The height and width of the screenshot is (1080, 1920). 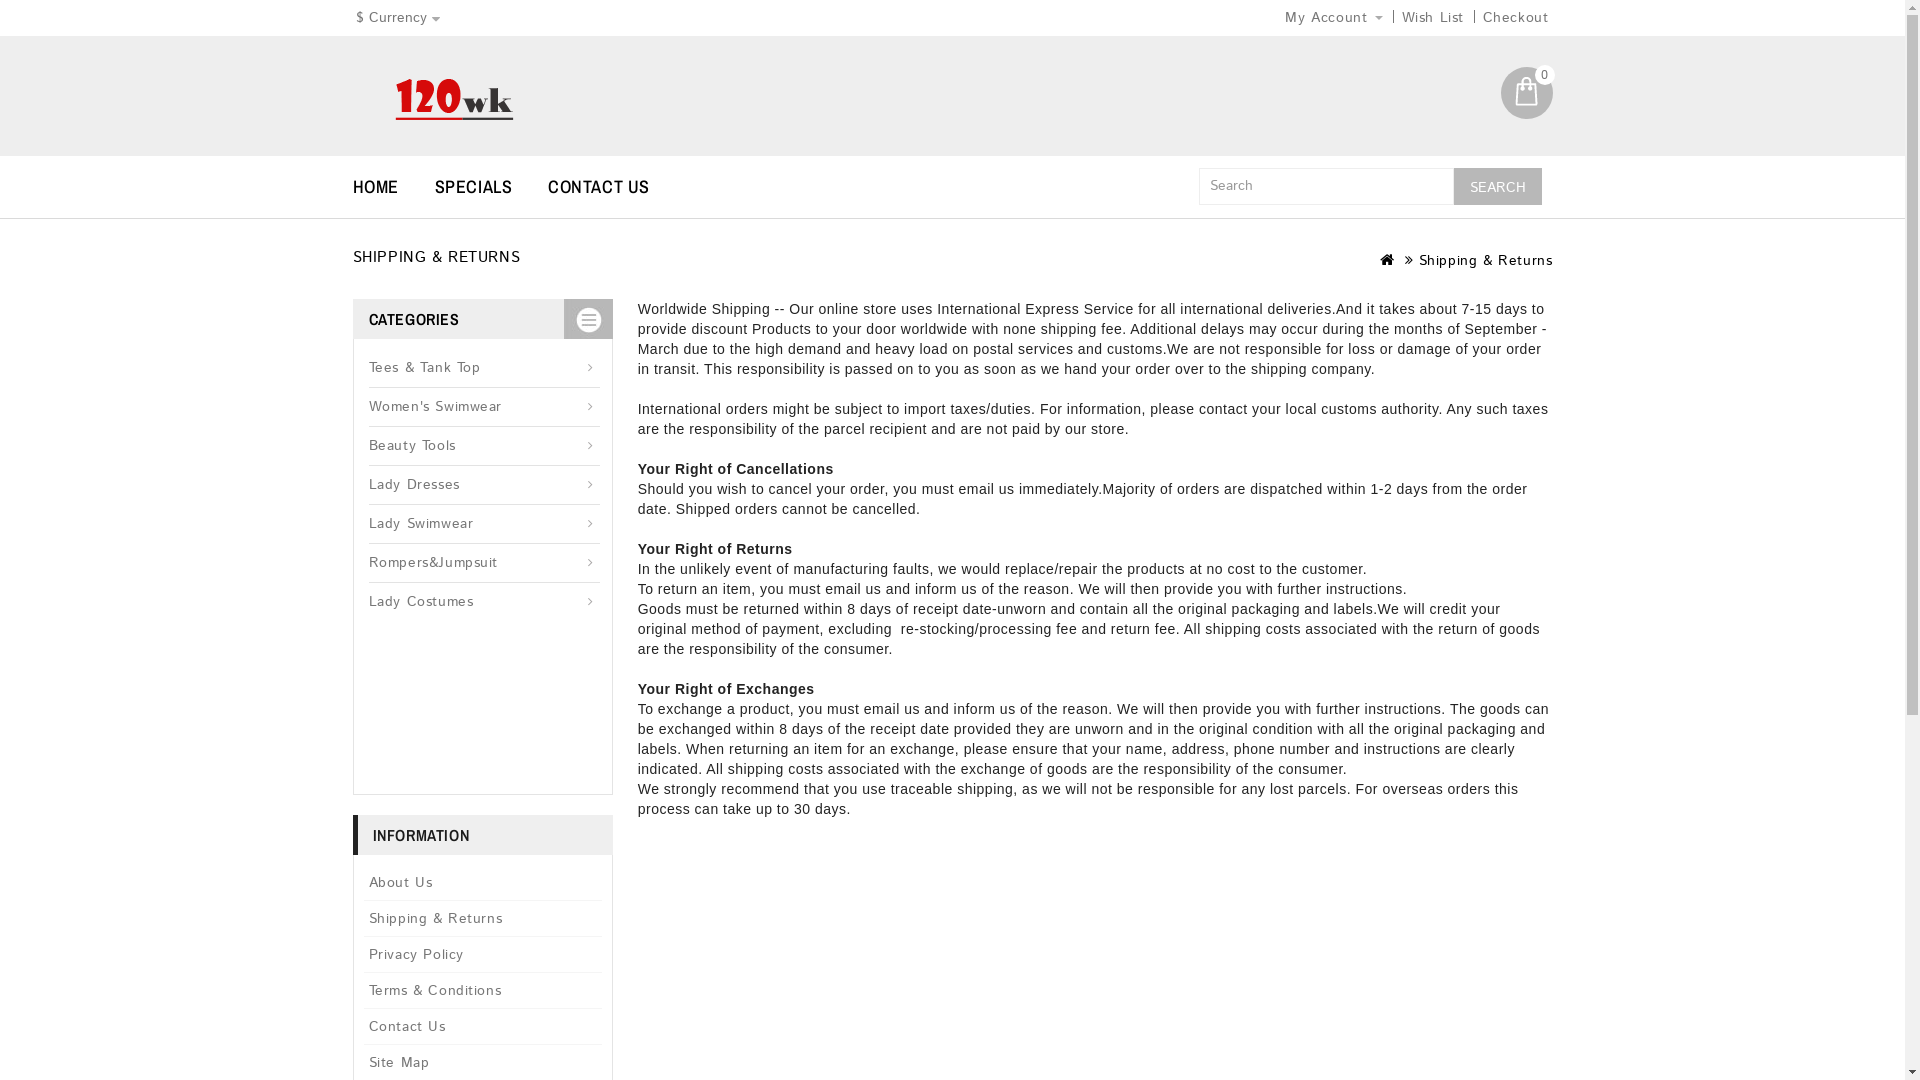 I want to click on 'HOME', so click(x=351, y=186).